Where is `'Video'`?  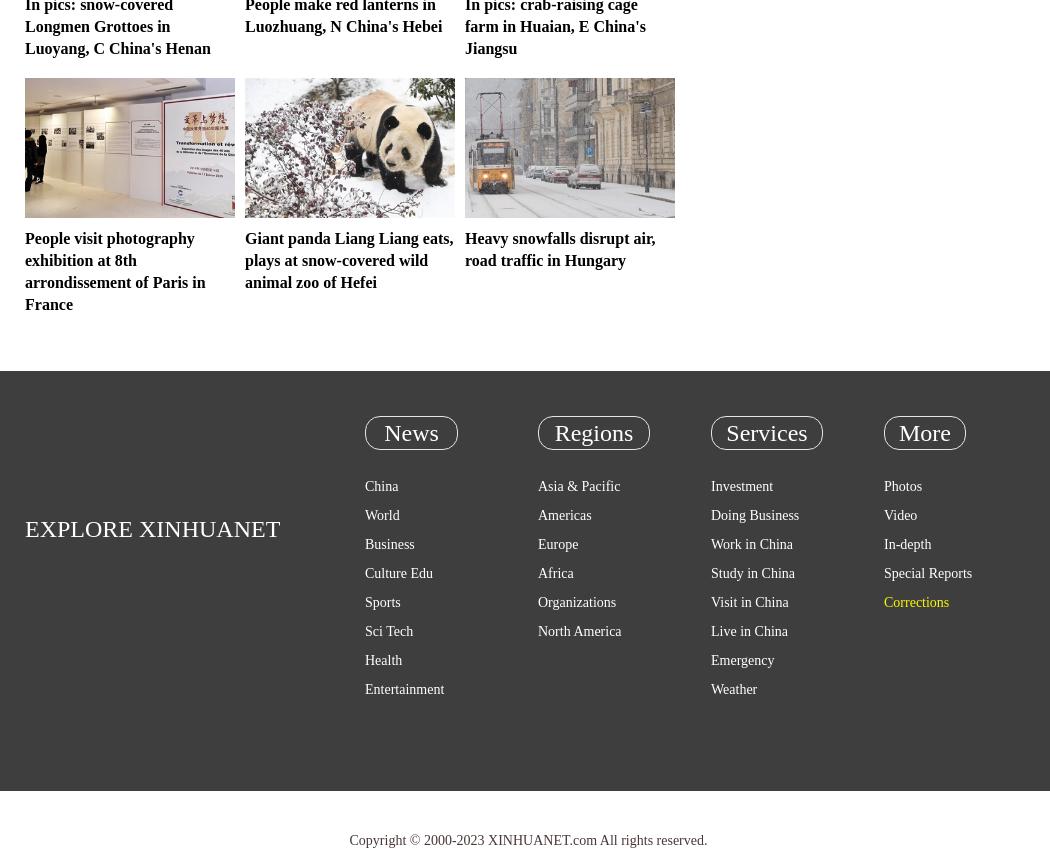 'Video' is located at coordinates (900, 515).